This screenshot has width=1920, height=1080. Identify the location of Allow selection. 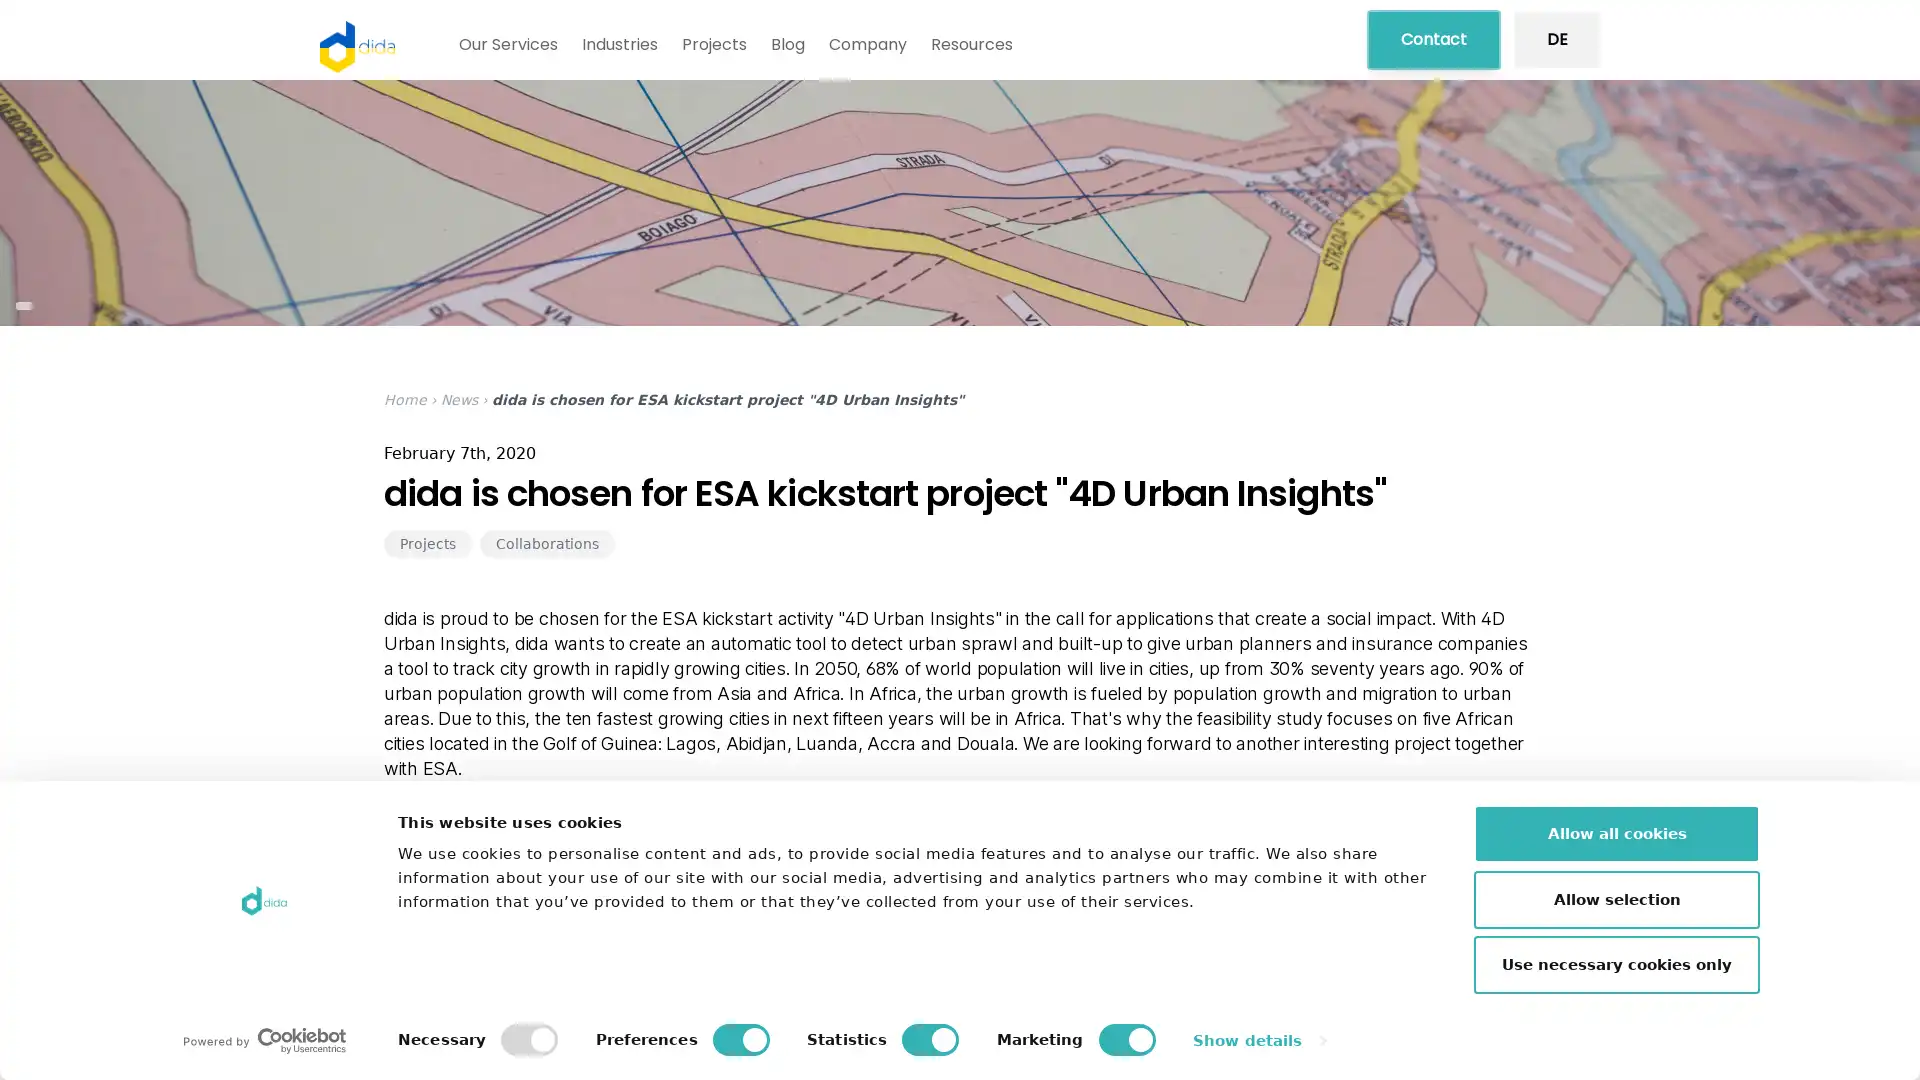
(1617, 897).